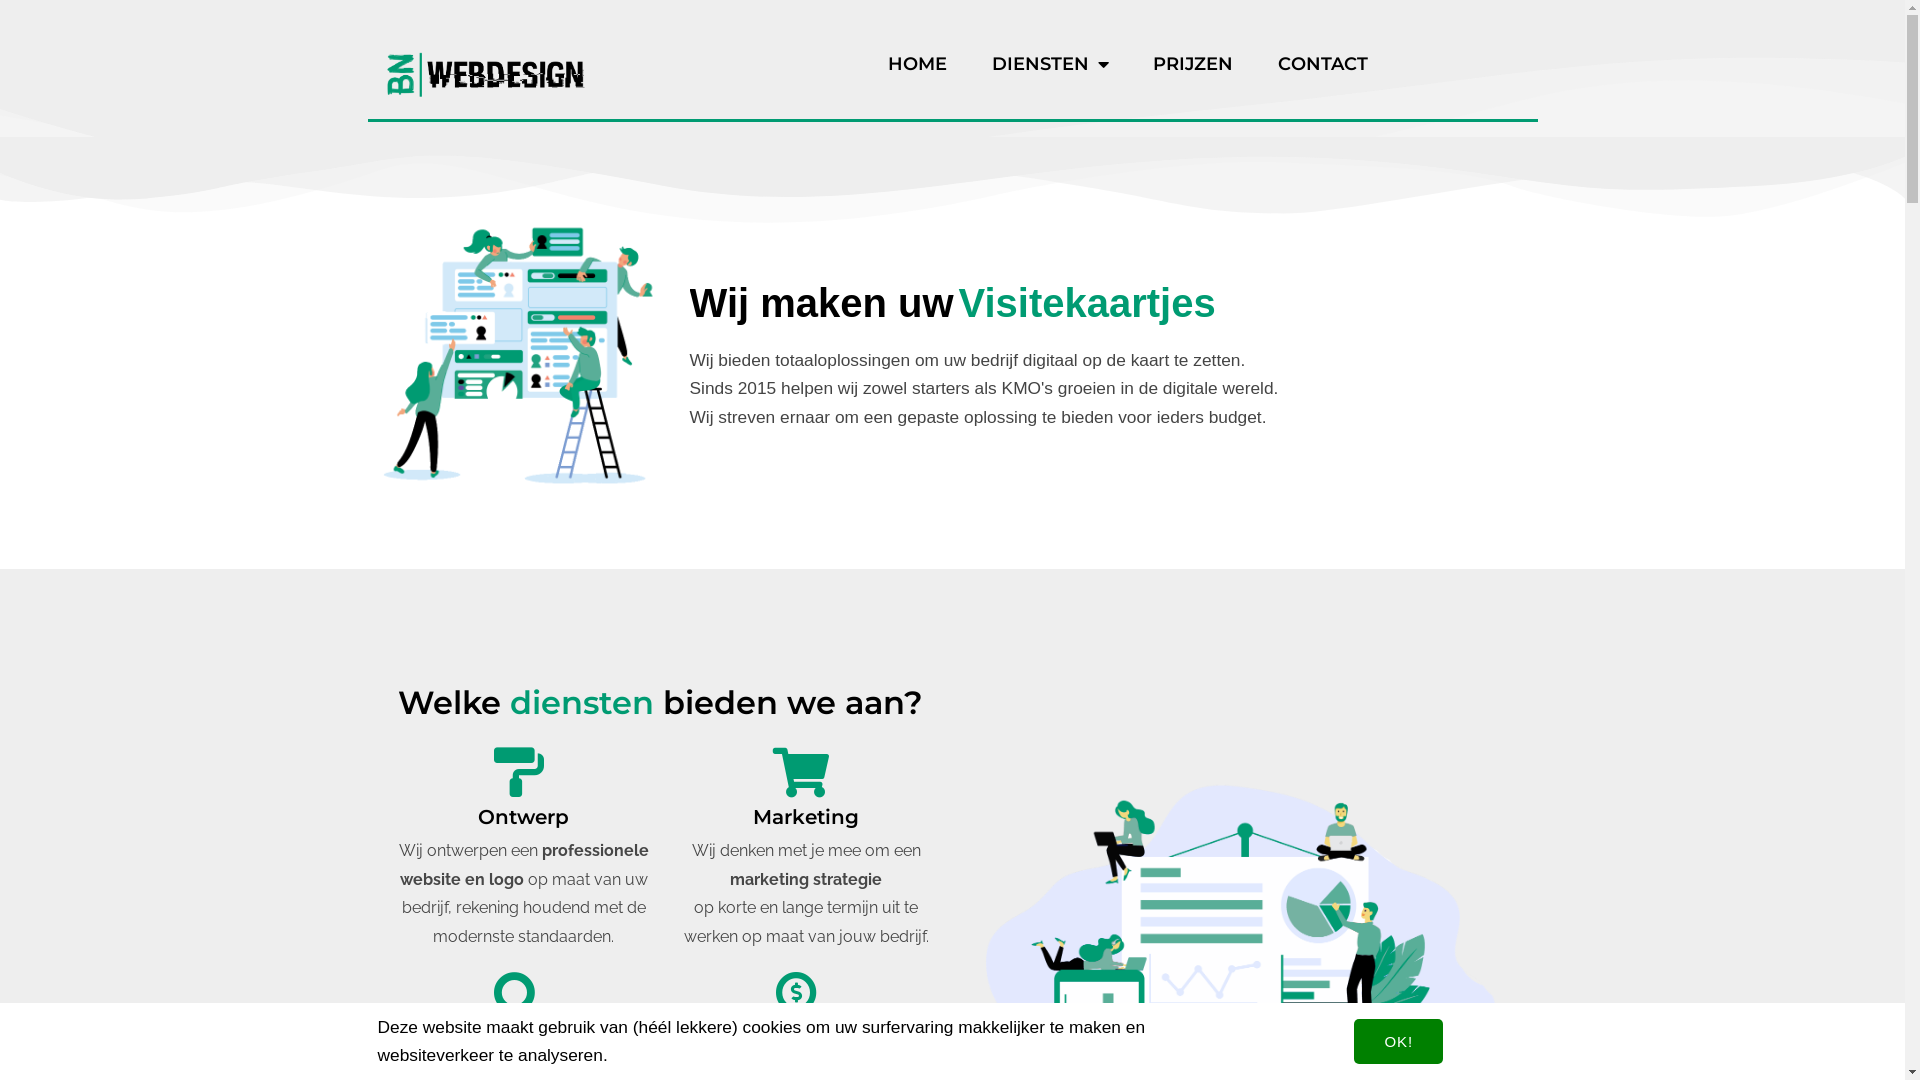 This screenshot has height=1080, width=1920. Describe the element at coordinates (1353, 1040) in the screenshot. I see `'OK!'` at that location.